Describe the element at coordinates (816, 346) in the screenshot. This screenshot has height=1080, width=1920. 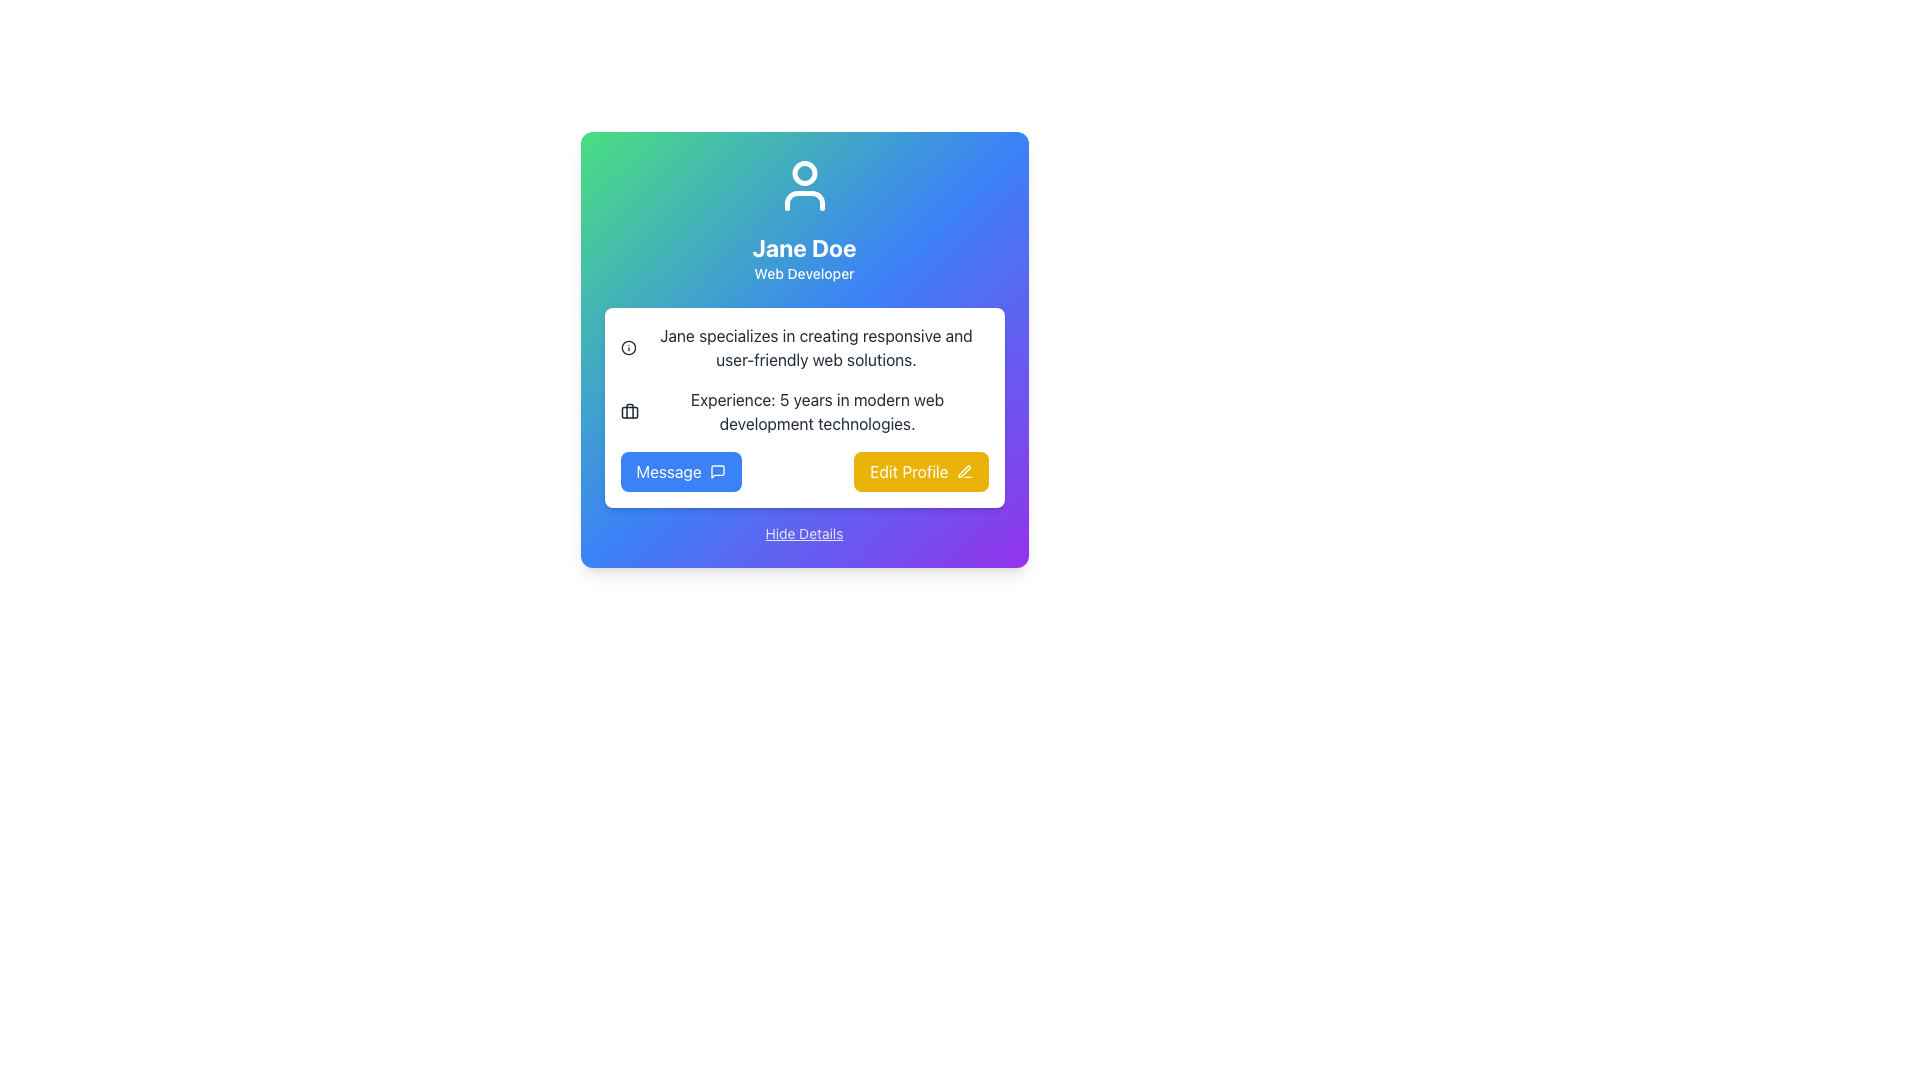
I see `the text display that shows the phrase 'Jane specializes in creating responsive and user-friendly web solutions.'` at that location.